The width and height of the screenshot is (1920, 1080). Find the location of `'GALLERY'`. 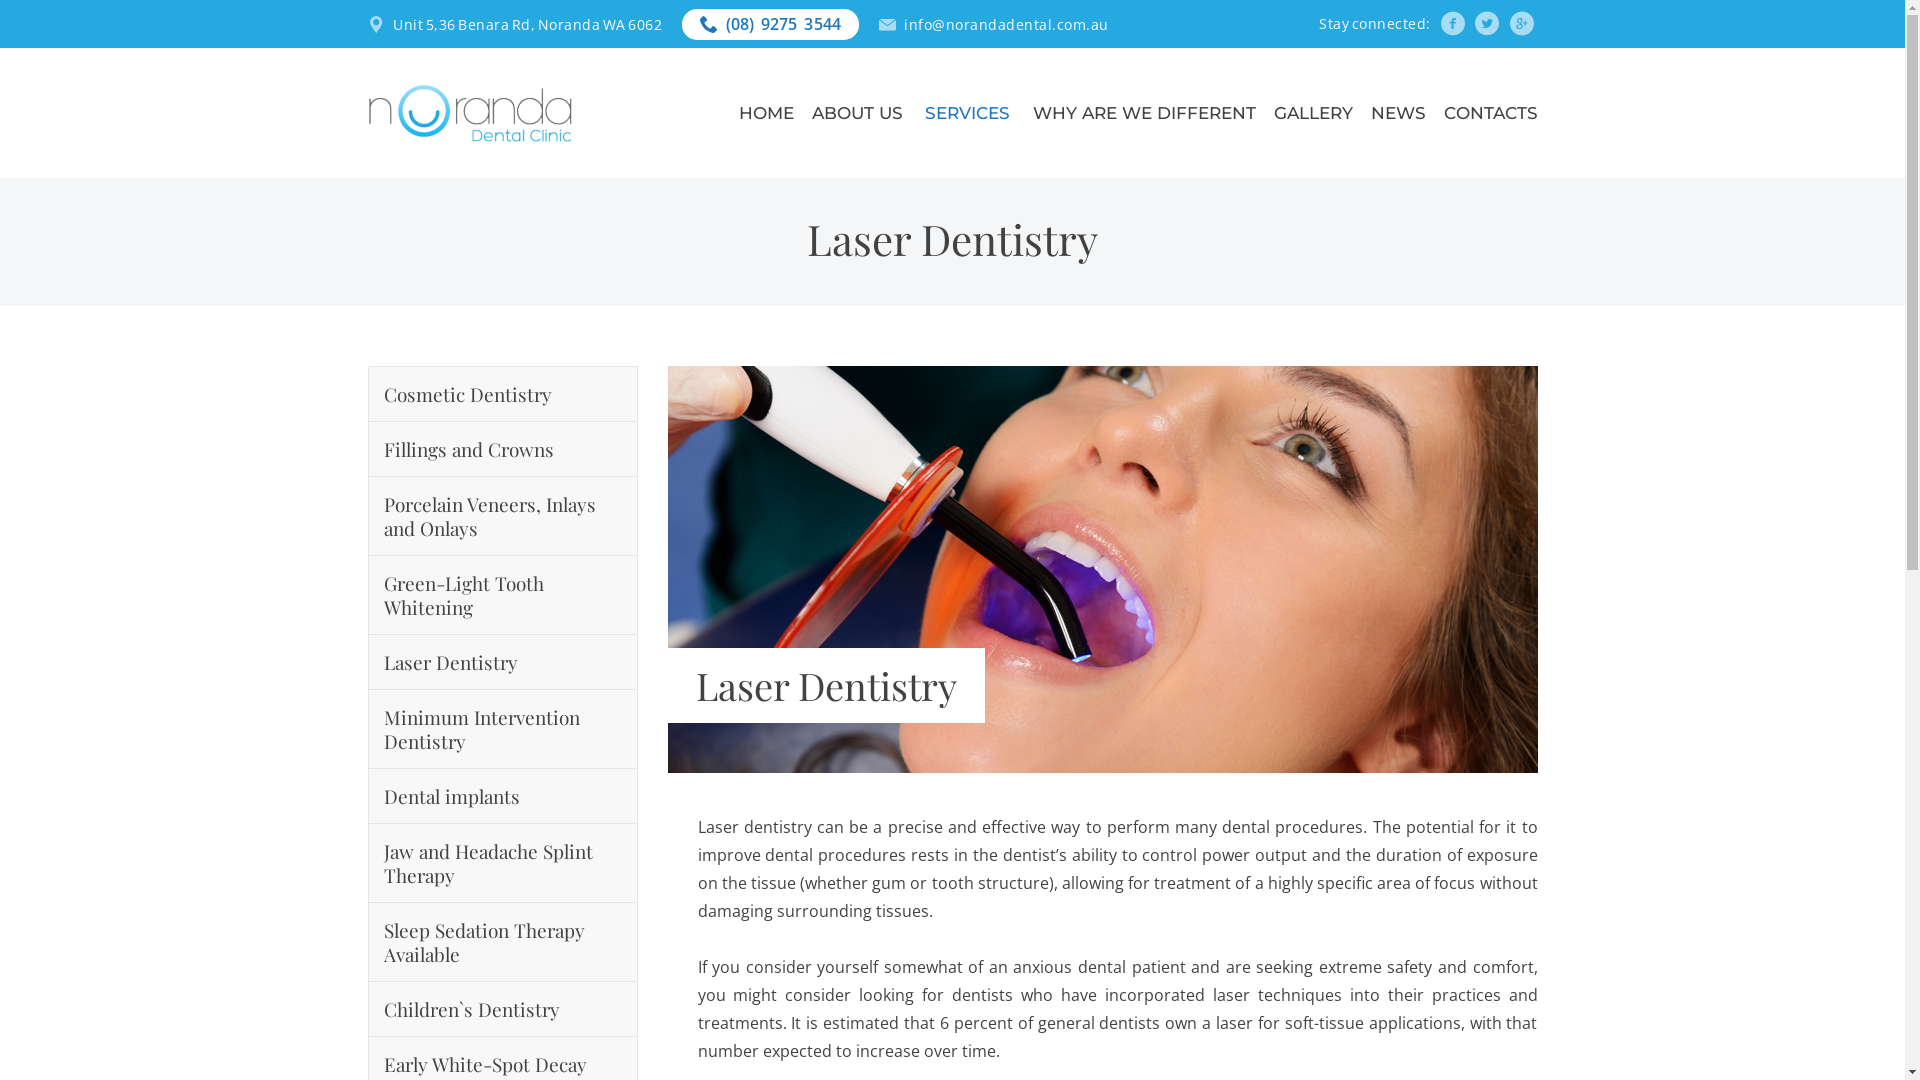

'GALLERY' is located at coordinates (1313, 112).